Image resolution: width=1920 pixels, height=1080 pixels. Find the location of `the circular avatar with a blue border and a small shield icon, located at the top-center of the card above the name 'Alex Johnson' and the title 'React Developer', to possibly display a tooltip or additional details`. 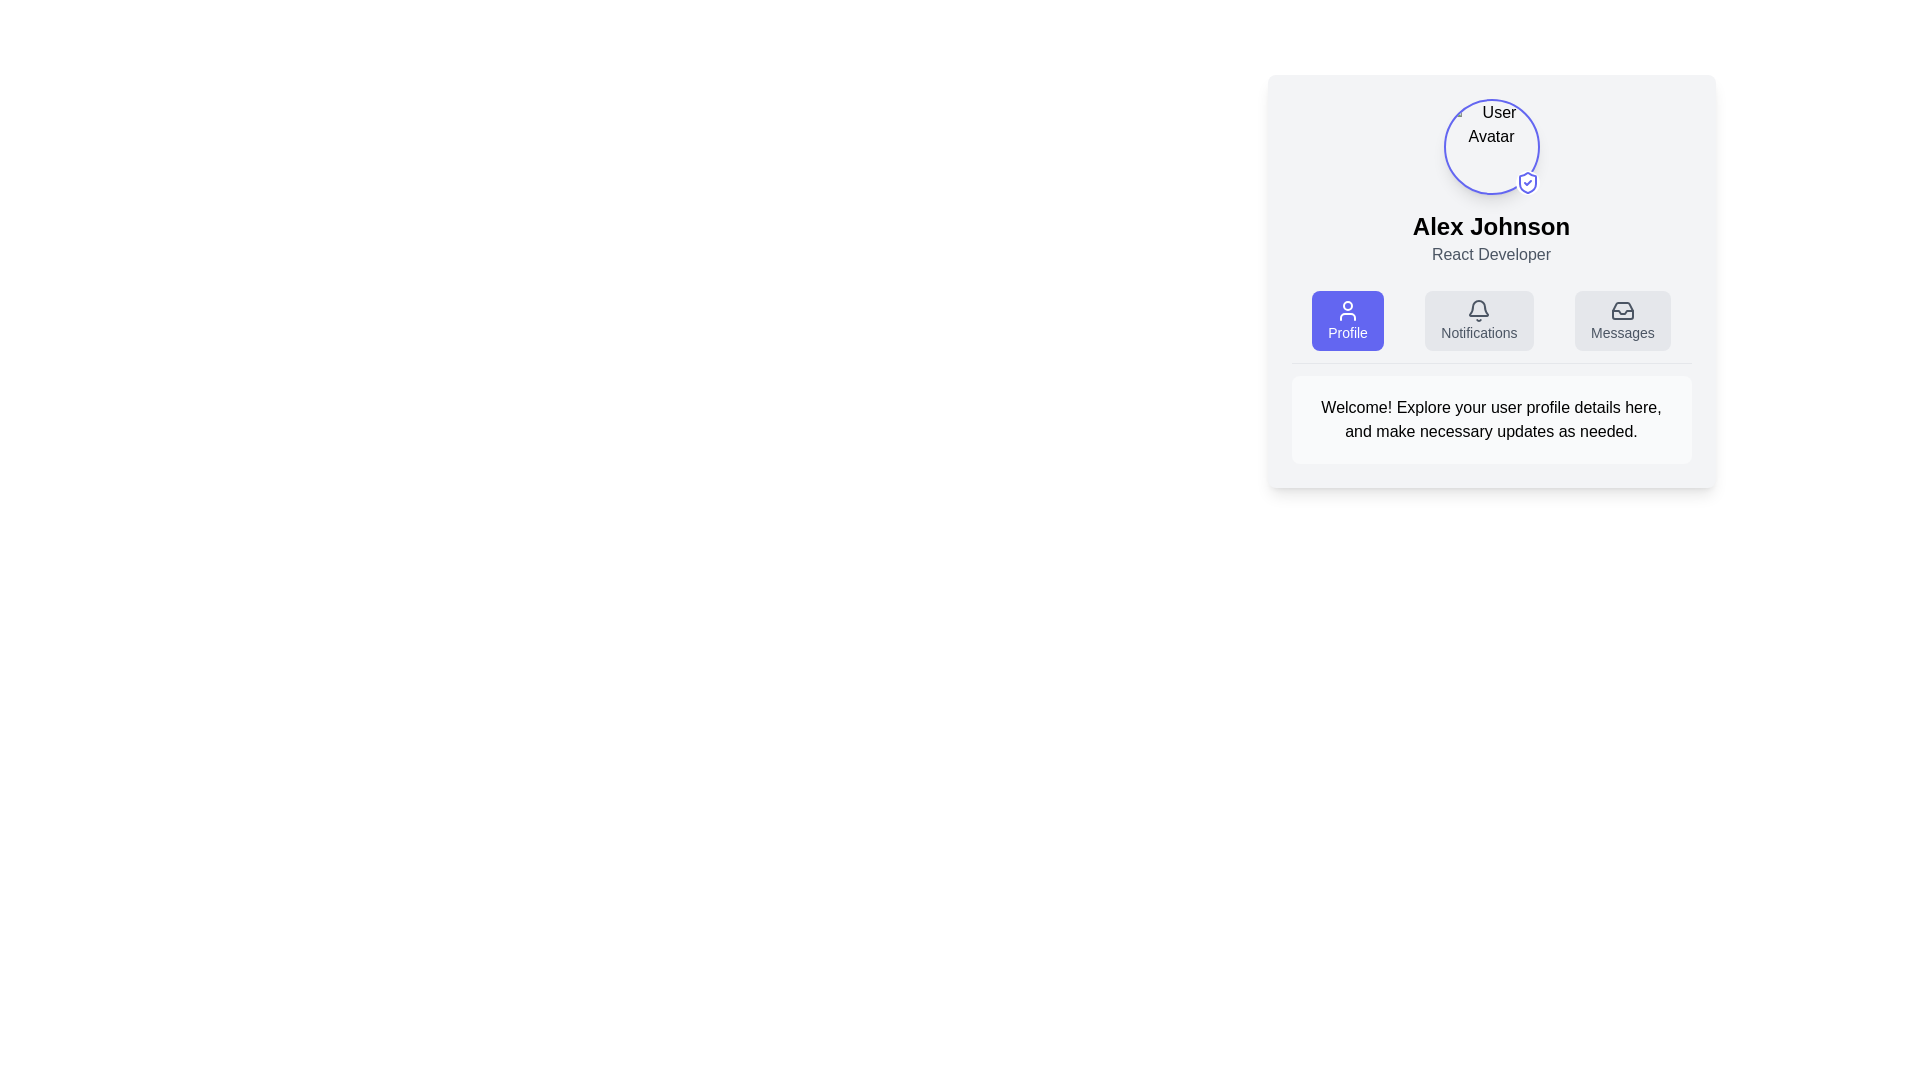

the circular avatar with a blue border and a small shield icon, located at the top-center of the card above the name 'Alex Johnson' and the title 'React Developer', to possibly display a tooltip or additional details is located at coordinates (1491, 145).